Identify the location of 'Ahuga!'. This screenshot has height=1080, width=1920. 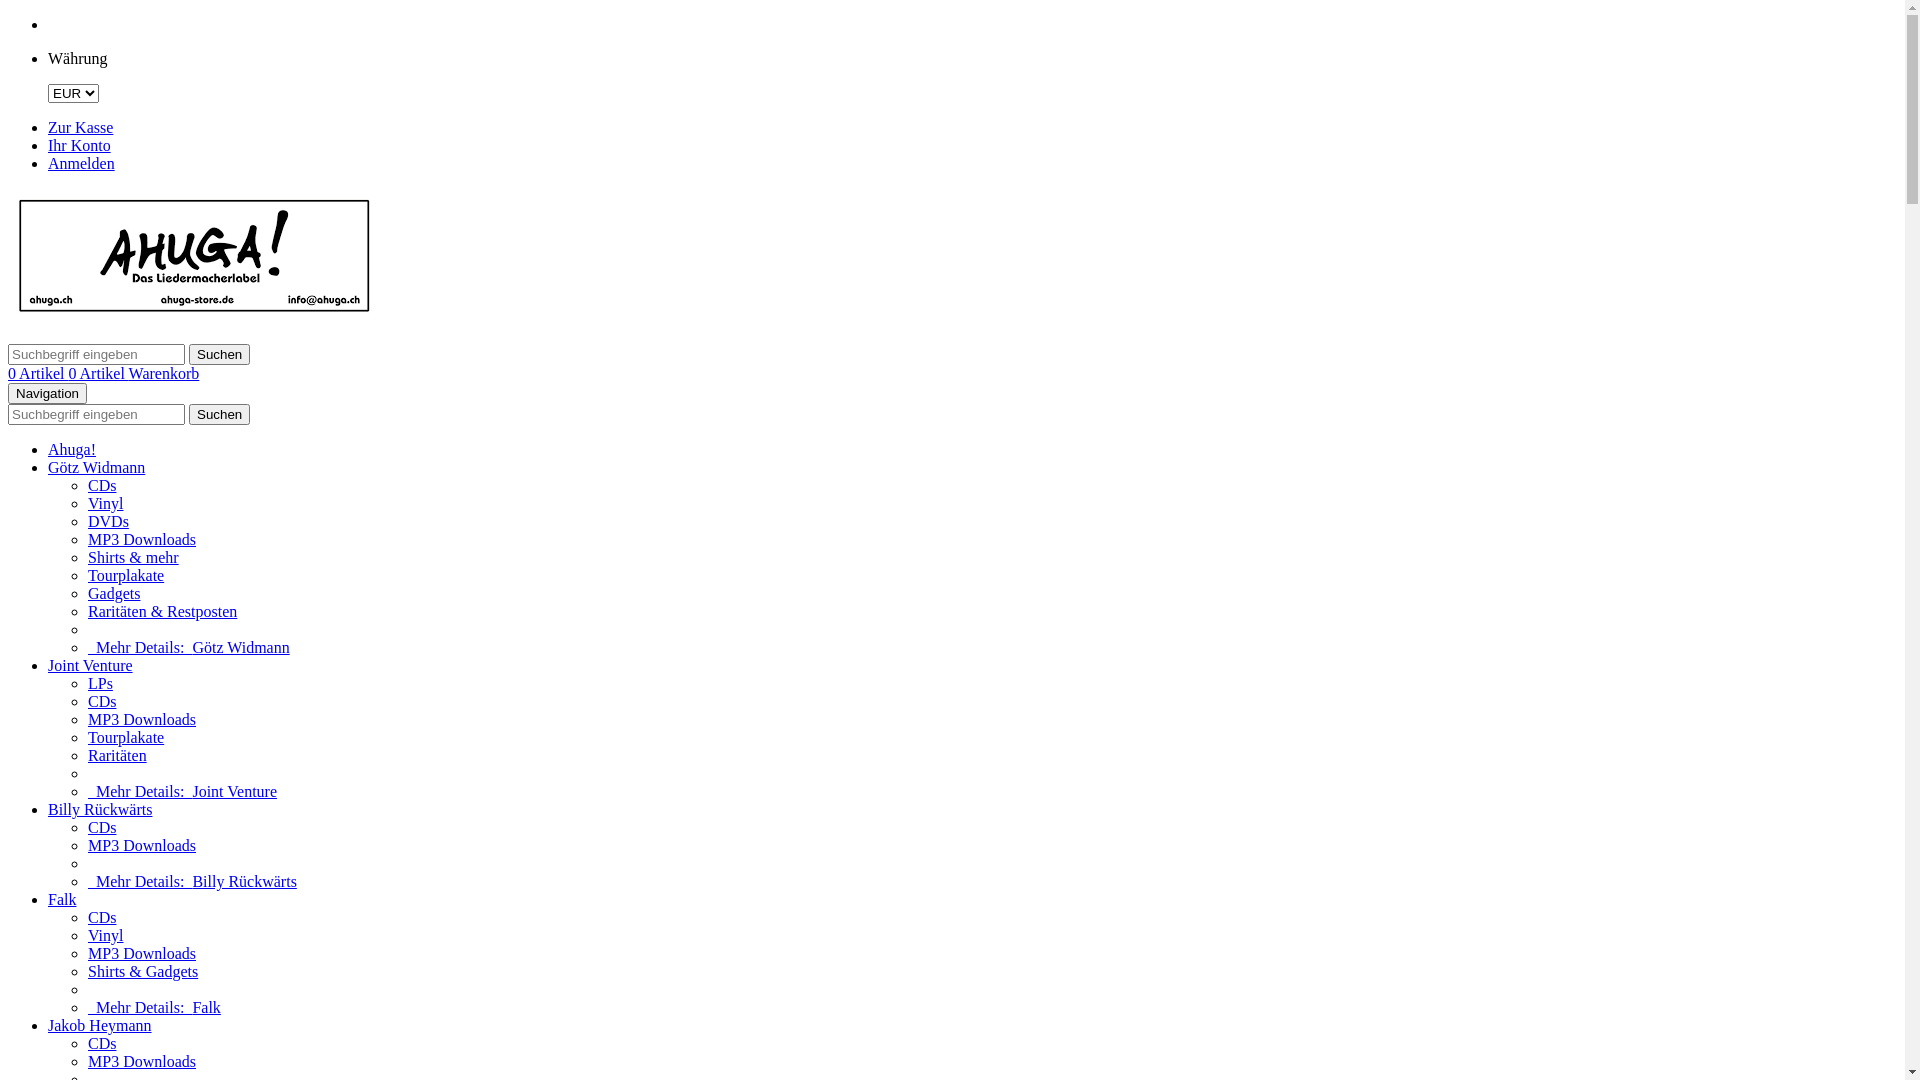
(72, 448).